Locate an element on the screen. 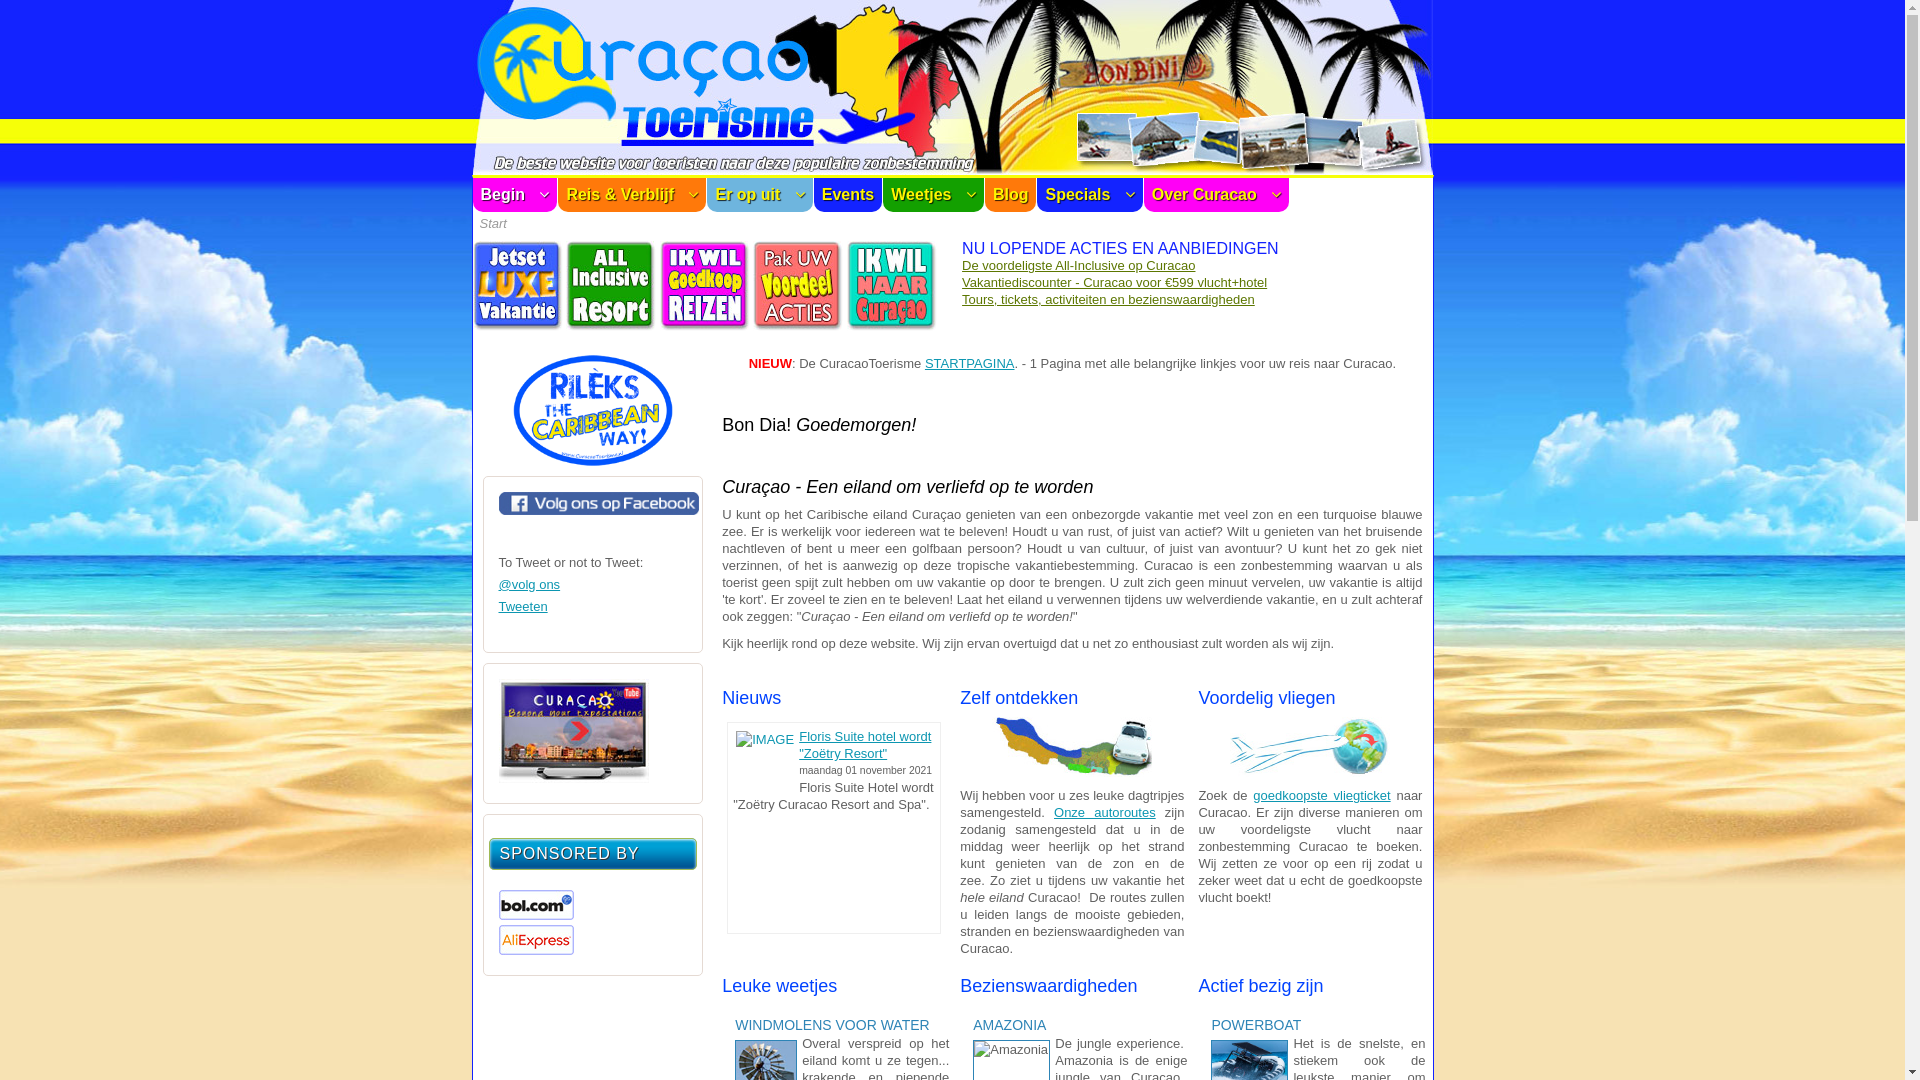  'Curacao voor jetsetters' is located at coordinates (517, 325).